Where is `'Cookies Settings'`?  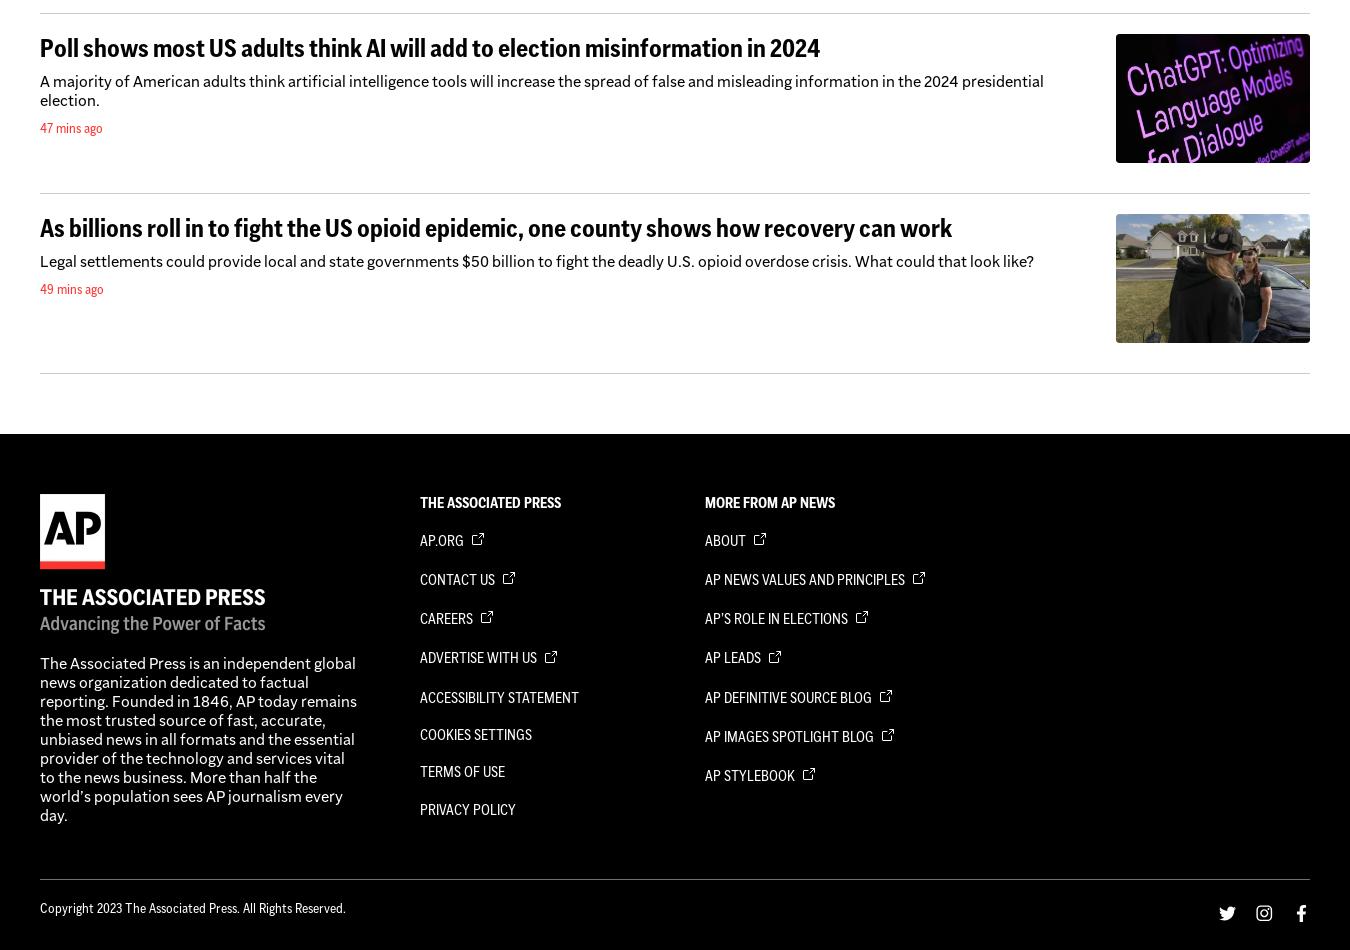
'Cookies Settings' is located at coordinates (475, 732).